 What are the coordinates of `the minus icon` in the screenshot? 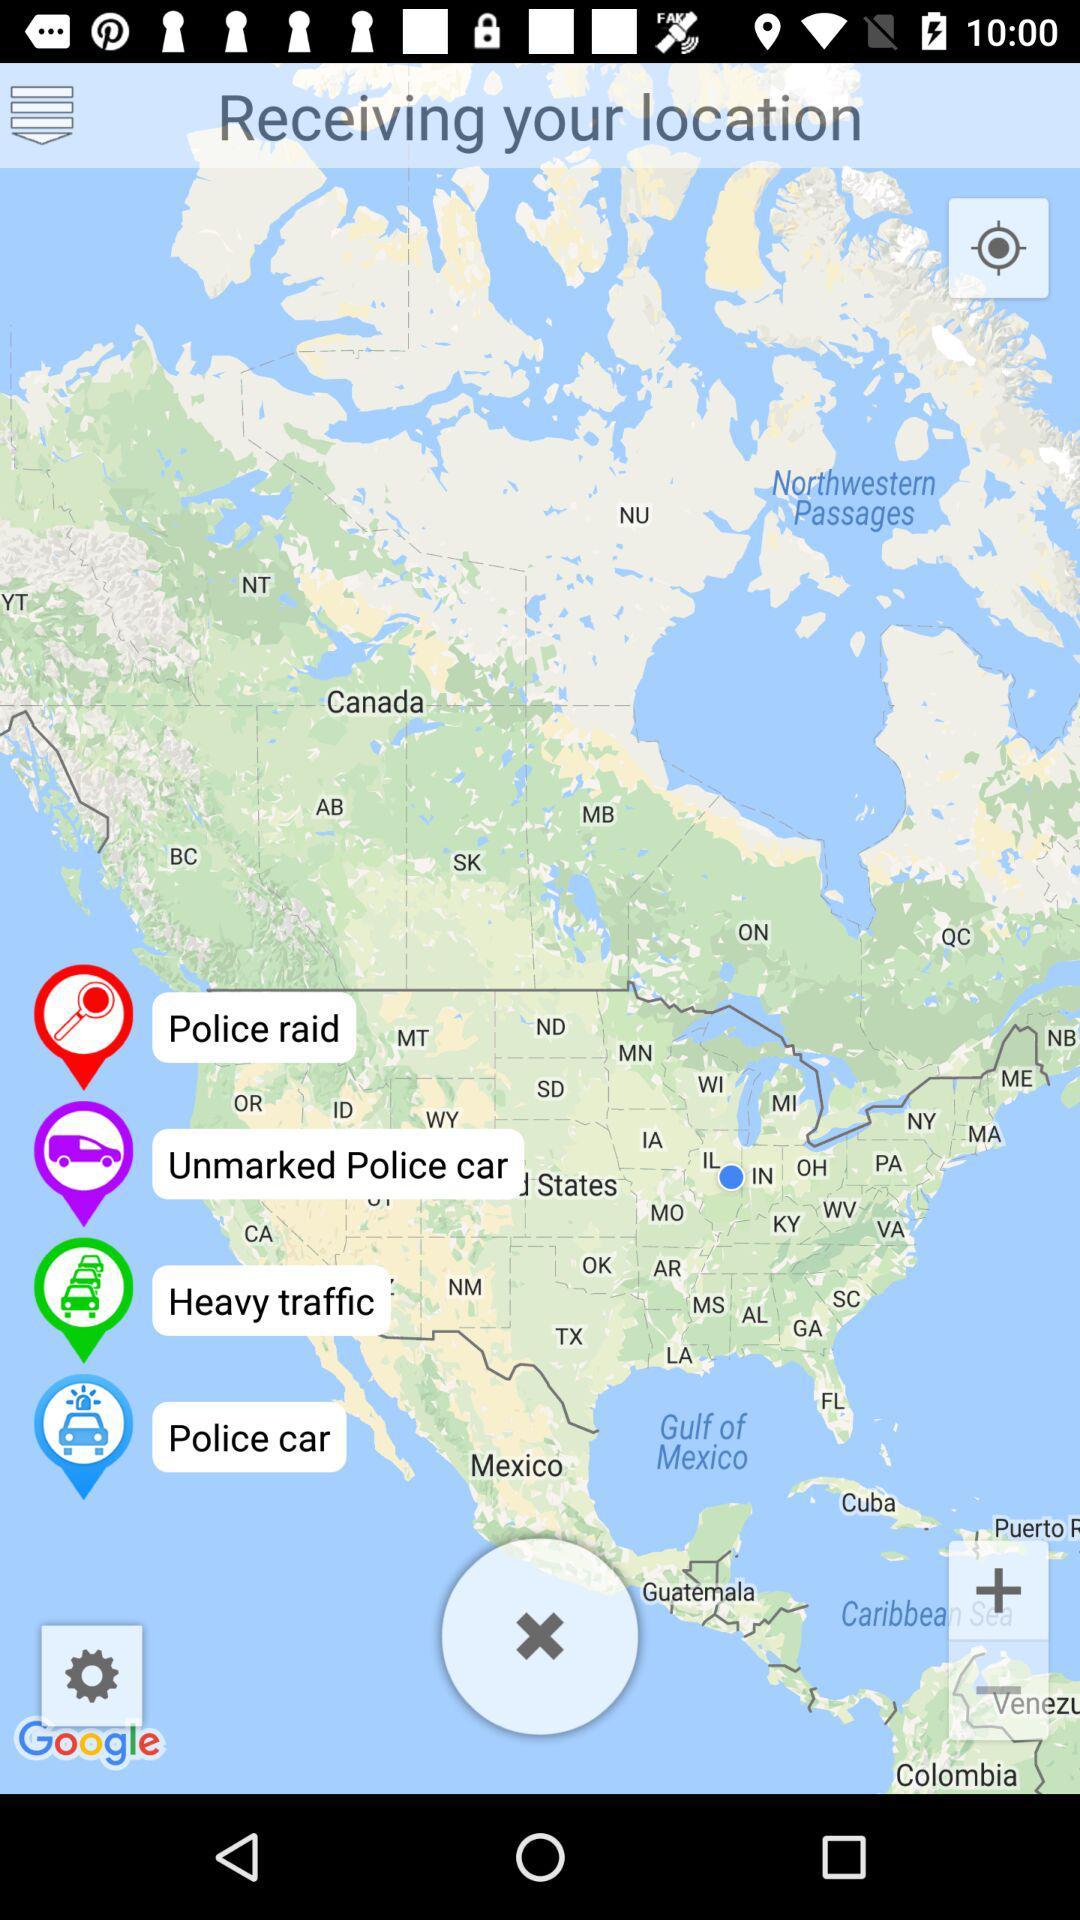 It's located at (998, 1692).